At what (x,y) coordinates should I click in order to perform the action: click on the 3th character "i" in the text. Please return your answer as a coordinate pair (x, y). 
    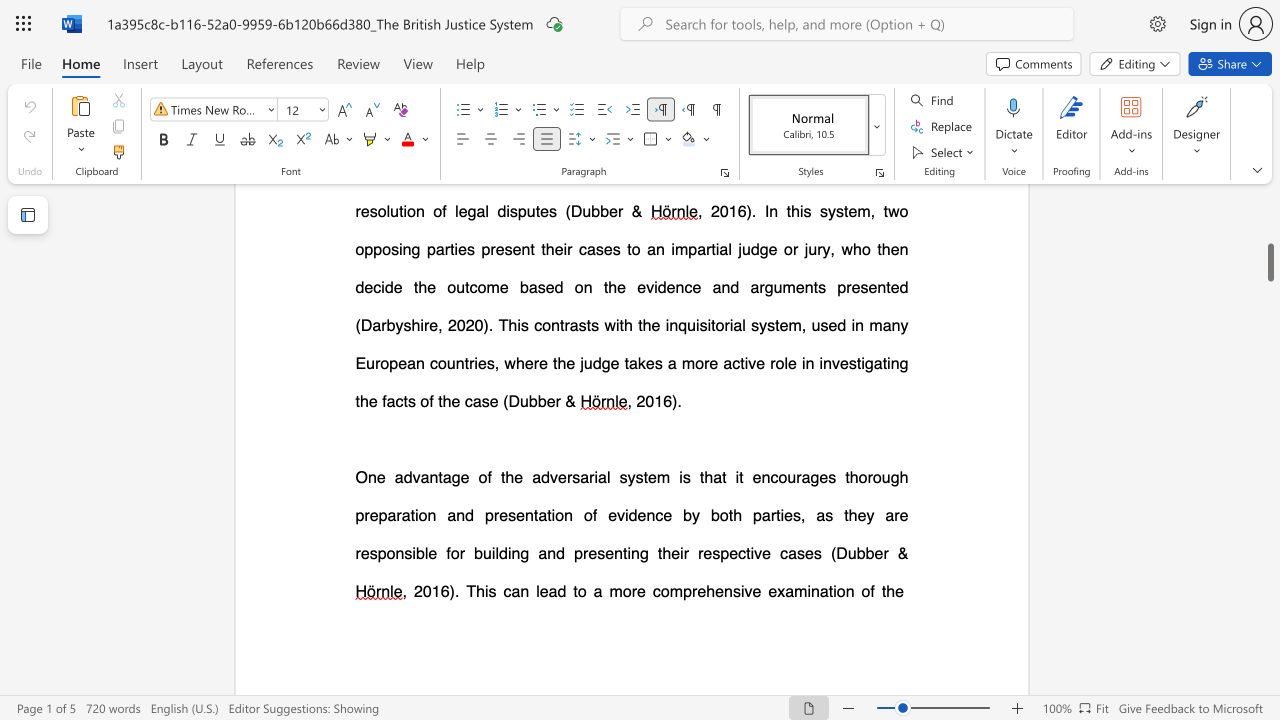
    Looking at the image, I should click on (736, 477).